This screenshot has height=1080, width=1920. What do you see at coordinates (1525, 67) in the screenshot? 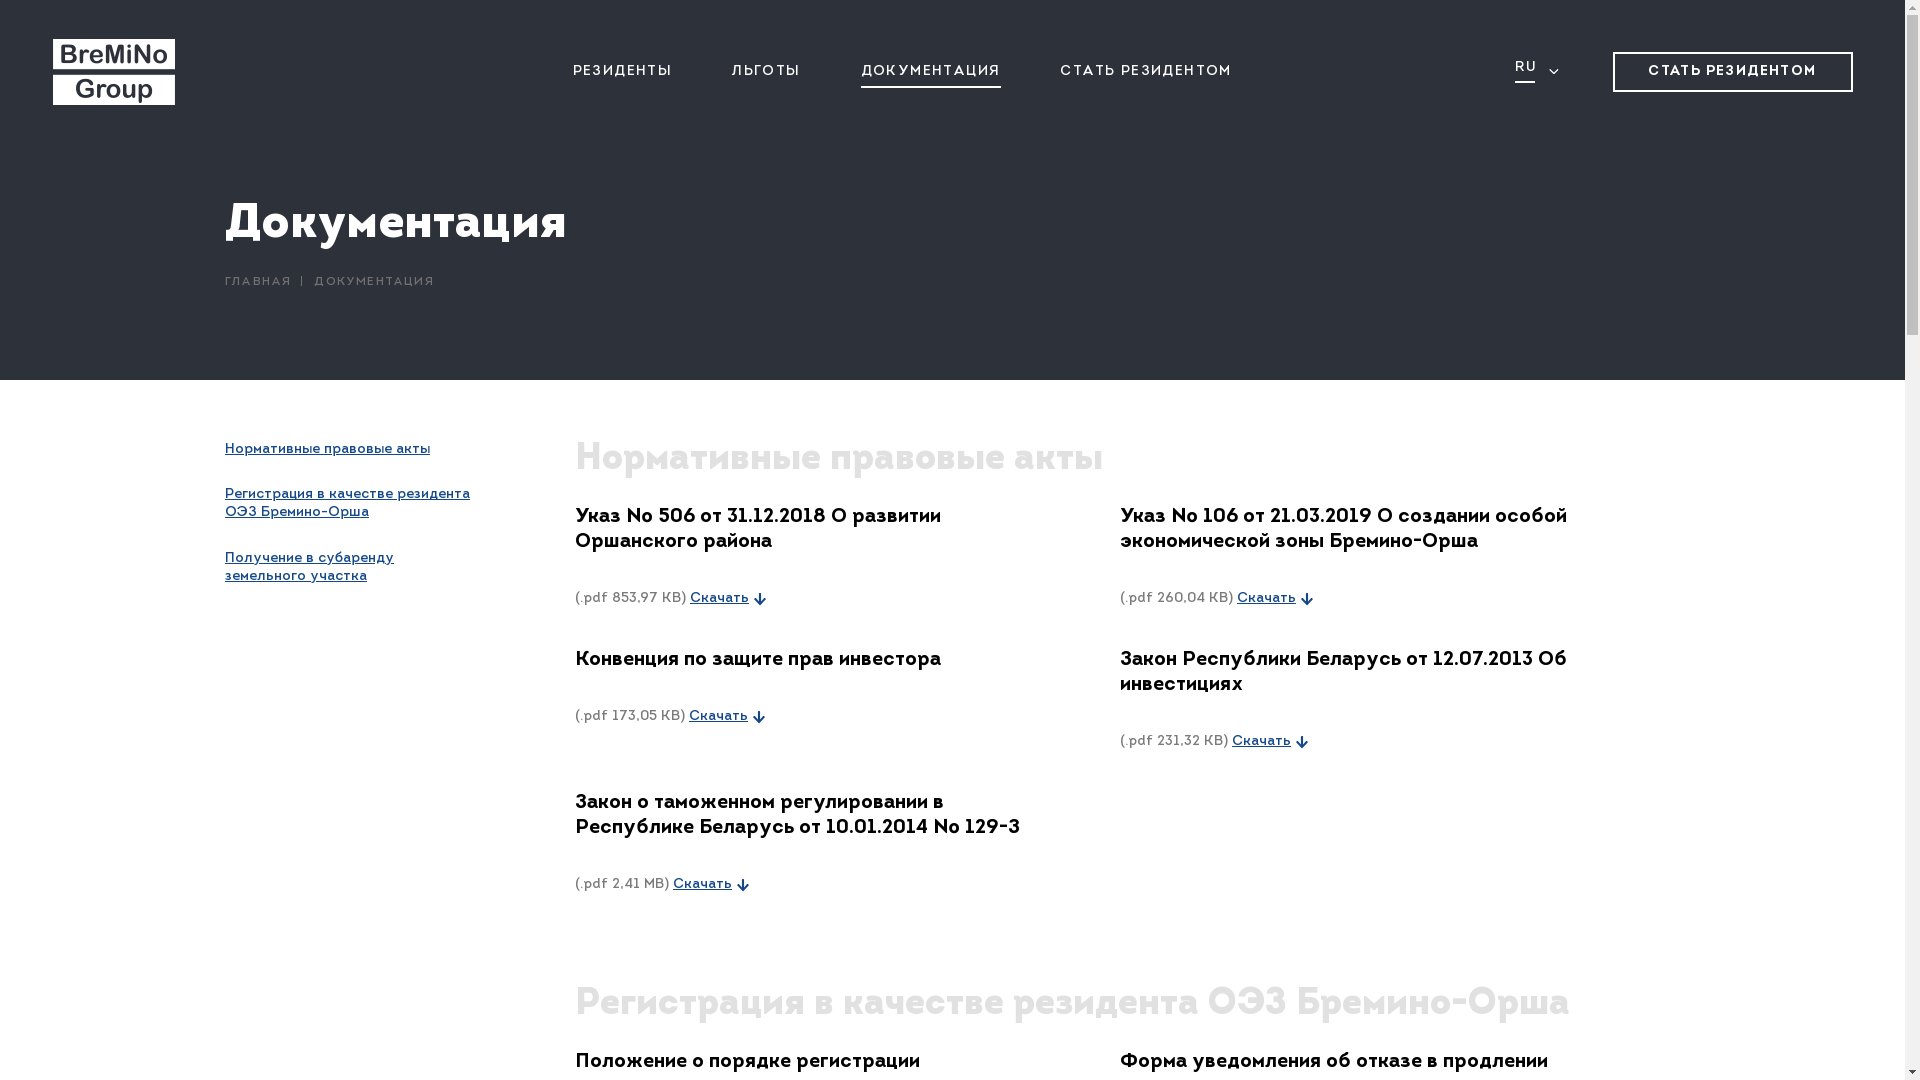
I see `'RU'` at bounding box center [1525, 67].